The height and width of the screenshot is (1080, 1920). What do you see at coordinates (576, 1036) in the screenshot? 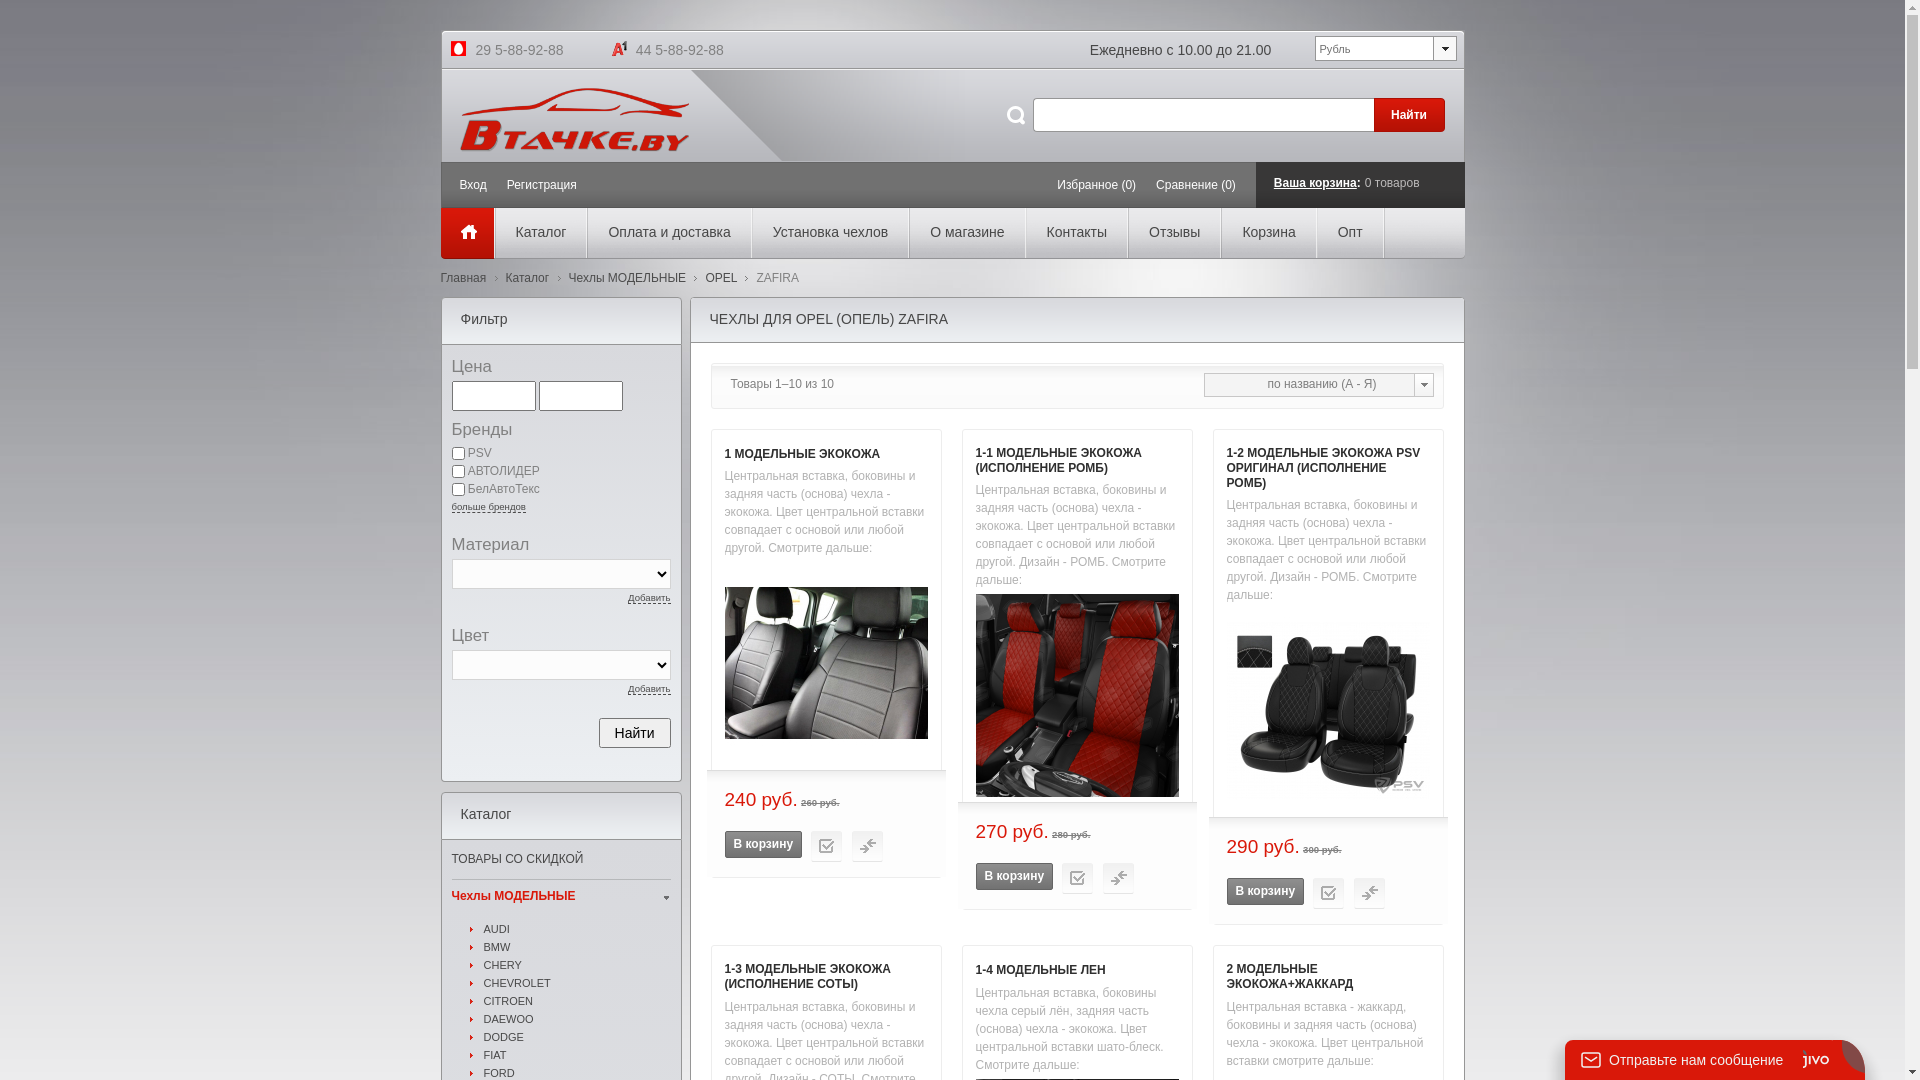
I see `'DODGE'` at bounding box center [576, 1036].